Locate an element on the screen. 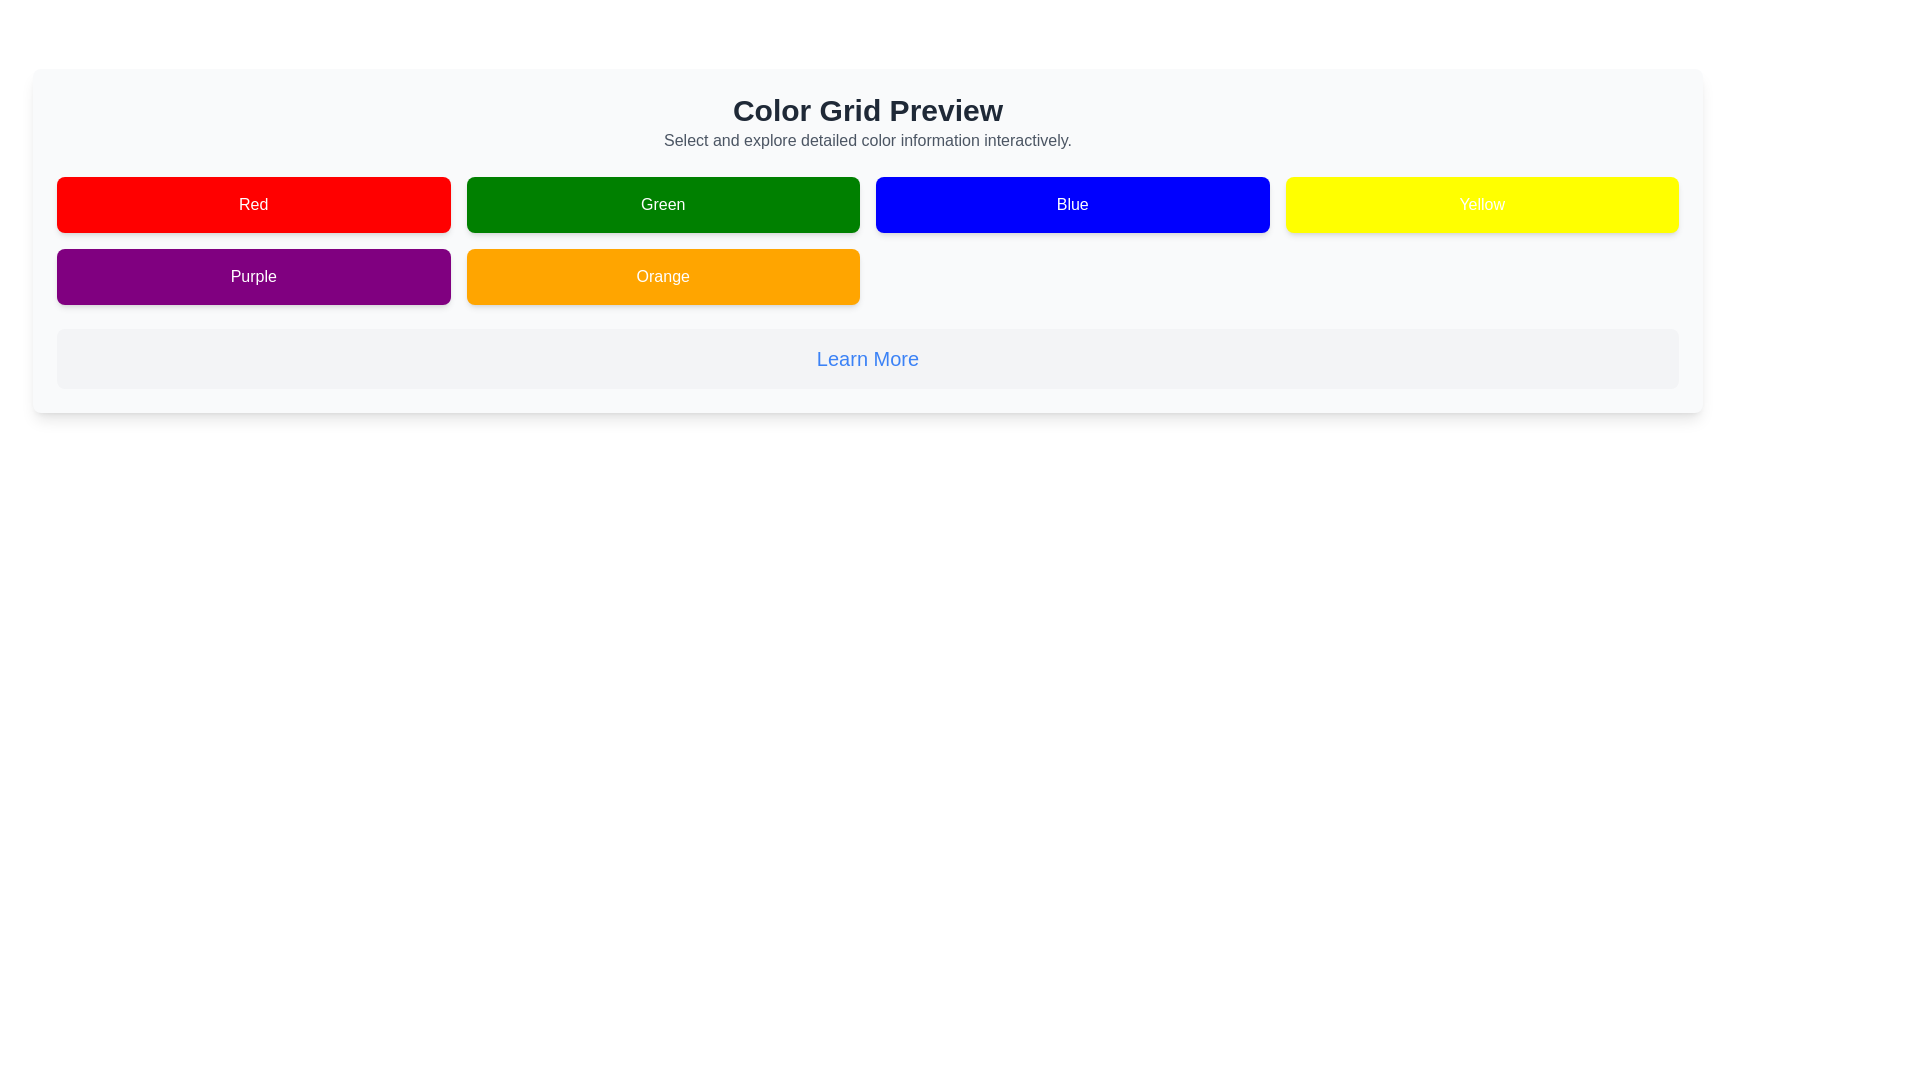  the 'Yellow' button, which is a rectangular button with rounded corners and a vibrant yellow background is located at coordinates (1482, 204).